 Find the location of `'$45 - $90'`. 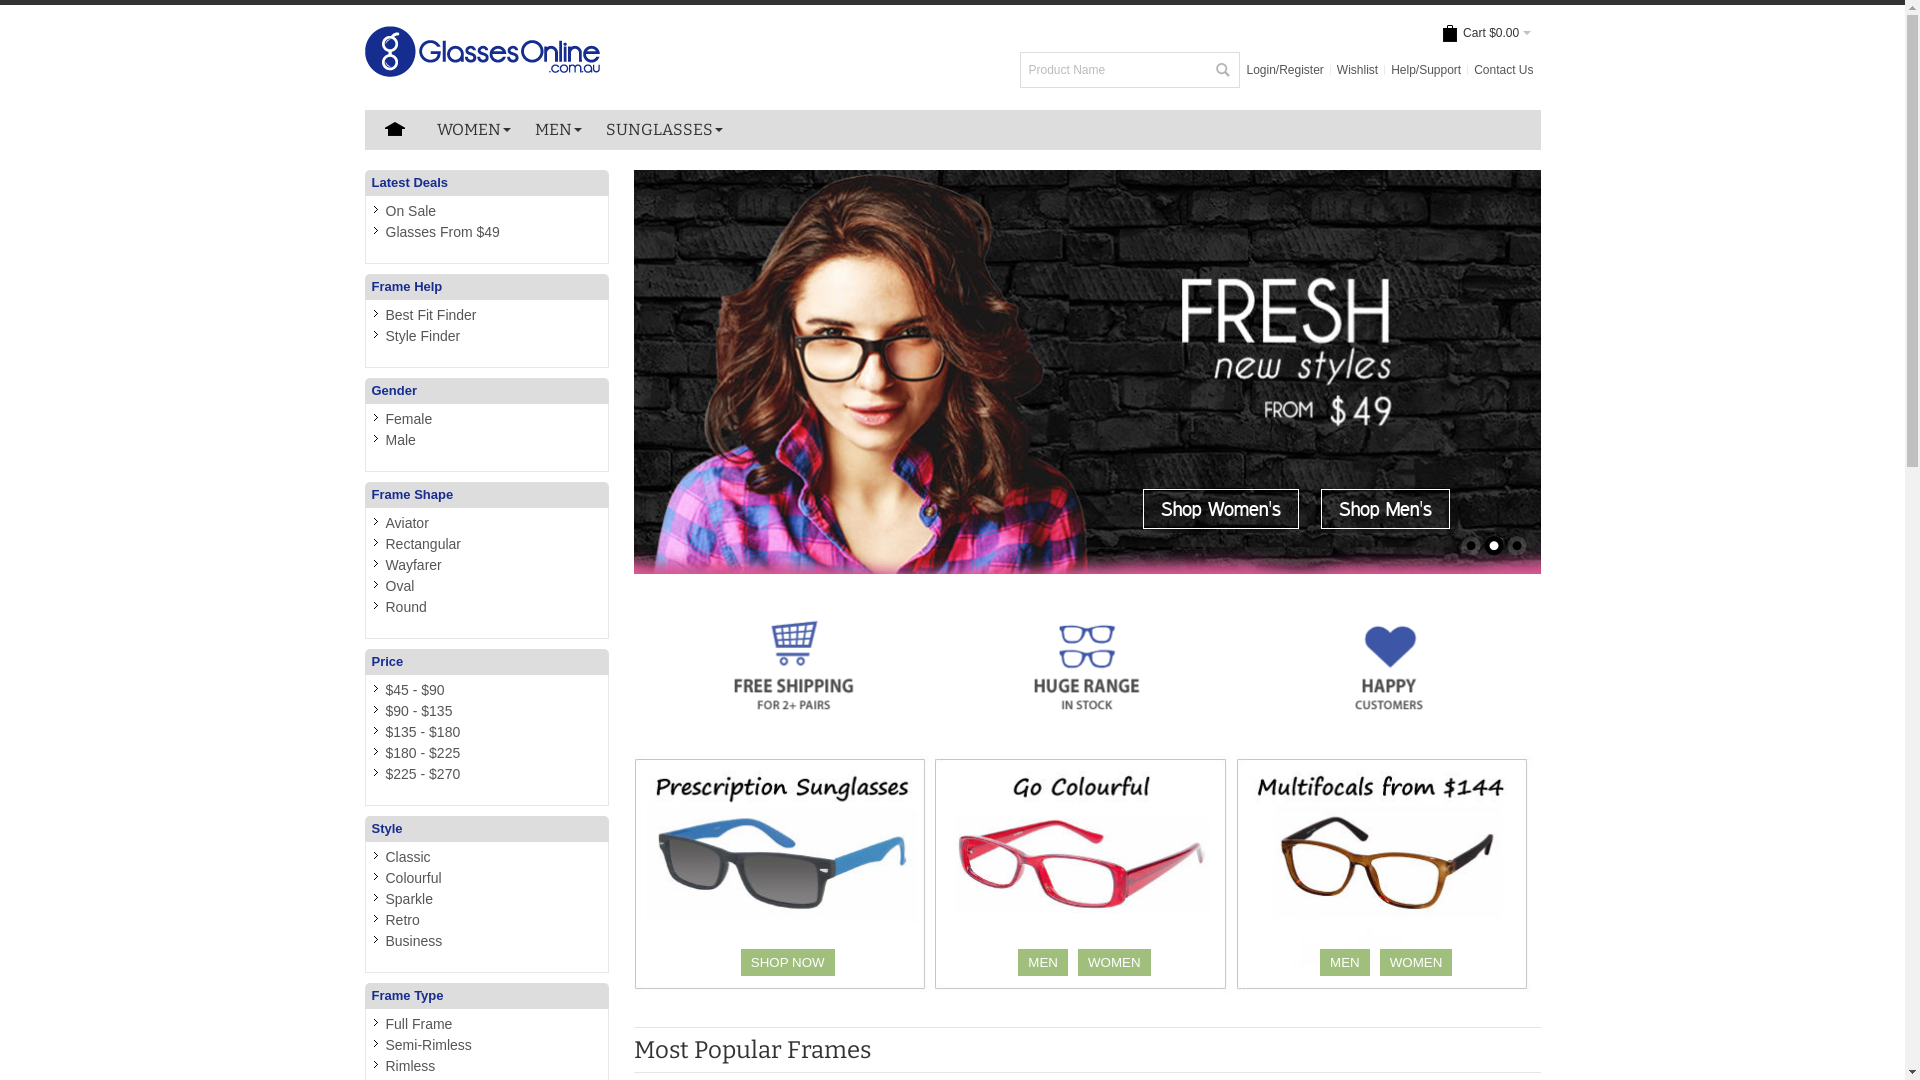

'$45 - $90' is located at coordinates (414, 689).